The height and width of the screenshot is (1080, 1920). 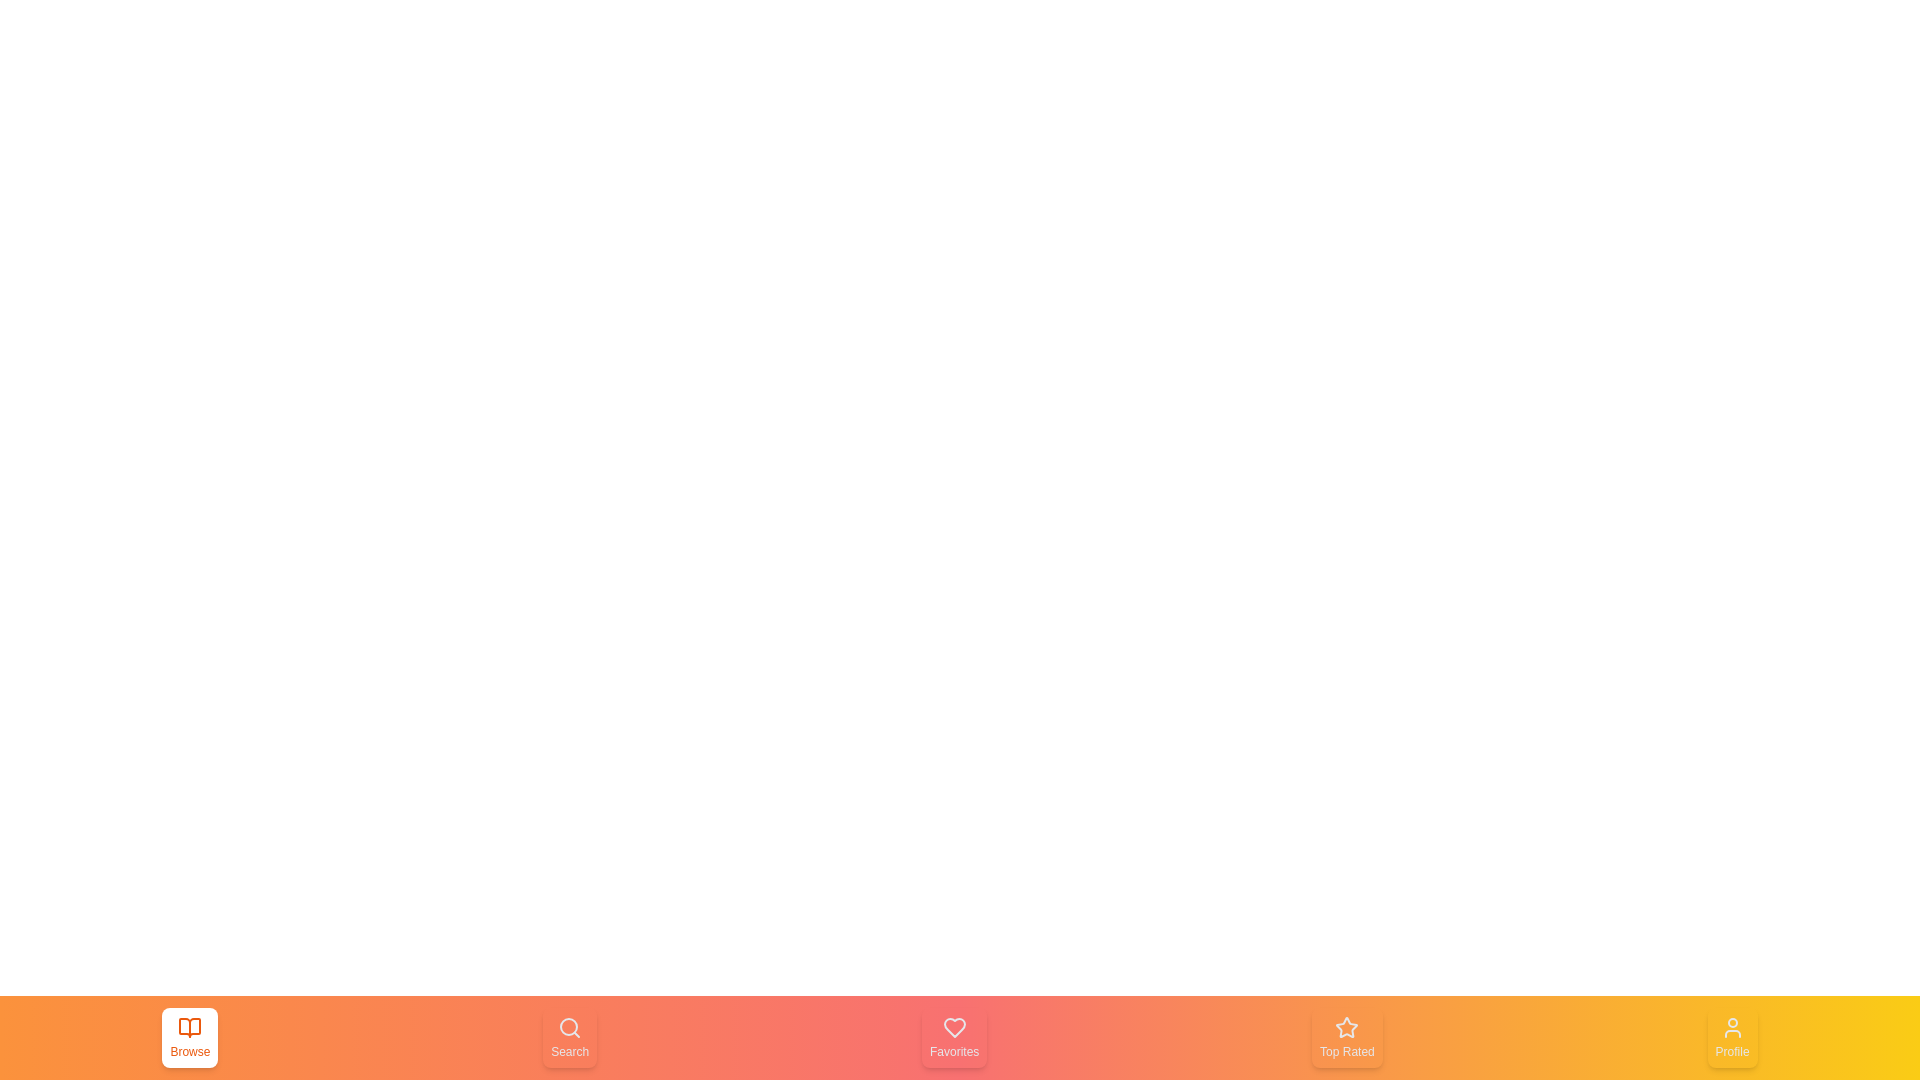 What do you see at coordinates (1731, 1036) in the screenshot?
I see `the tab Profile by clicking on the corresponding button` at bounding box center [1731, 1036].